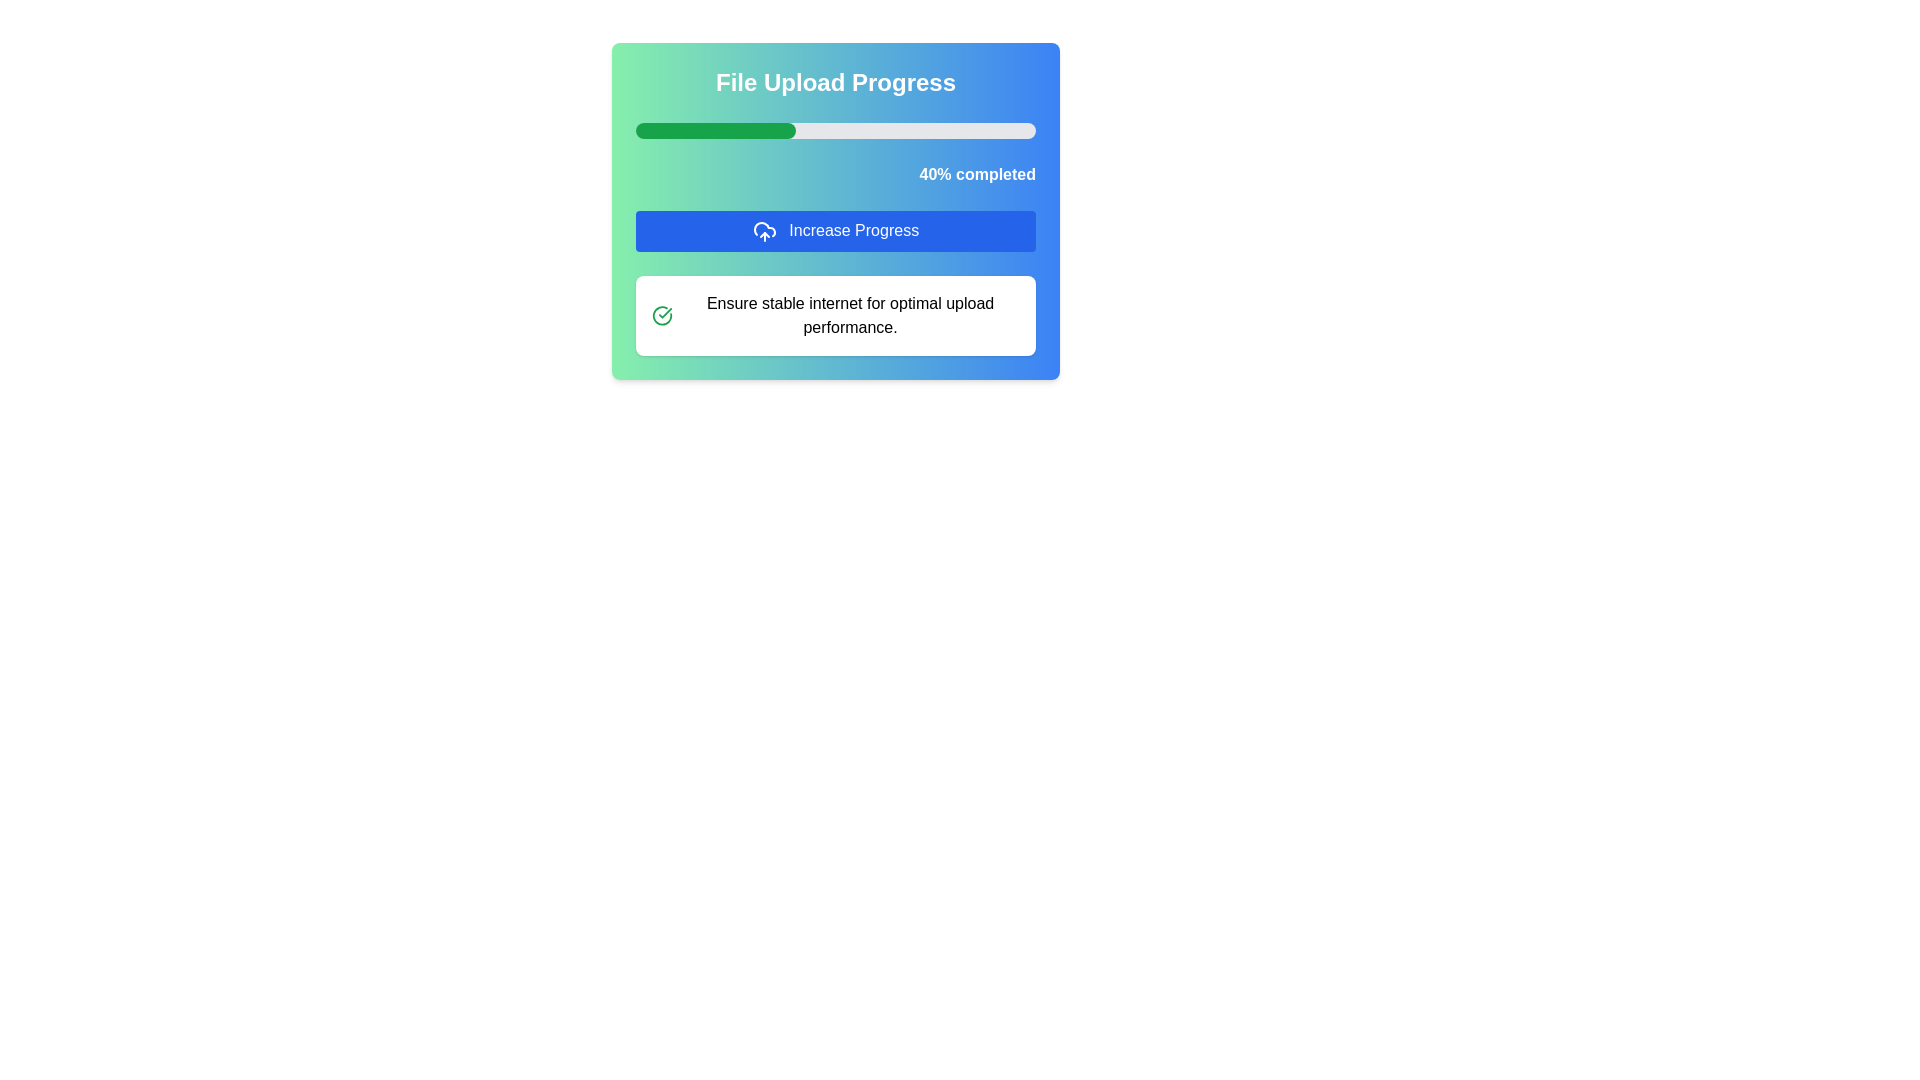 The image size is (1920, 1080). I want to click on the text element displaying 'File Upload Progress', which is styled in bold and large white font against a gradient background, located at the top of the card layout, so click(835, 82).